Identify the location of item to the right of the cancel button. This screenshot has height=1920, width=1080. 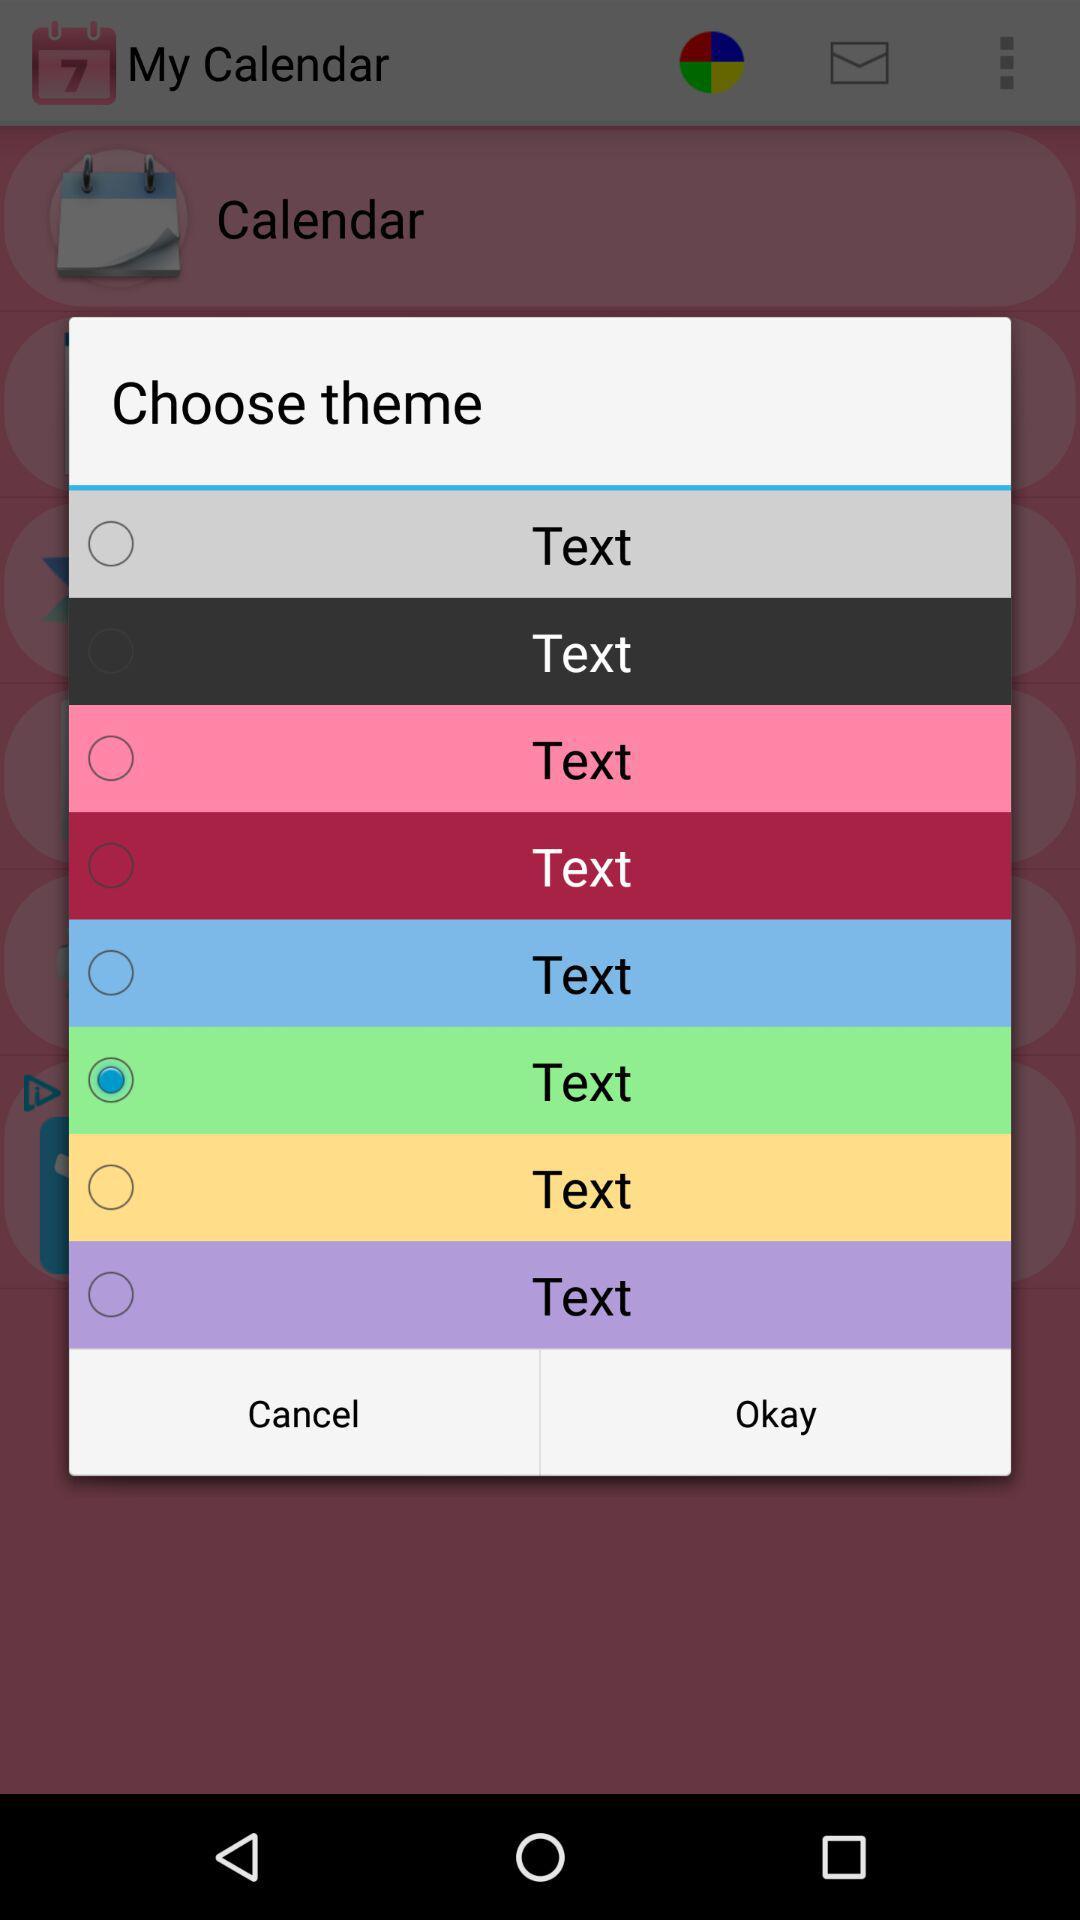
(774, 1411).